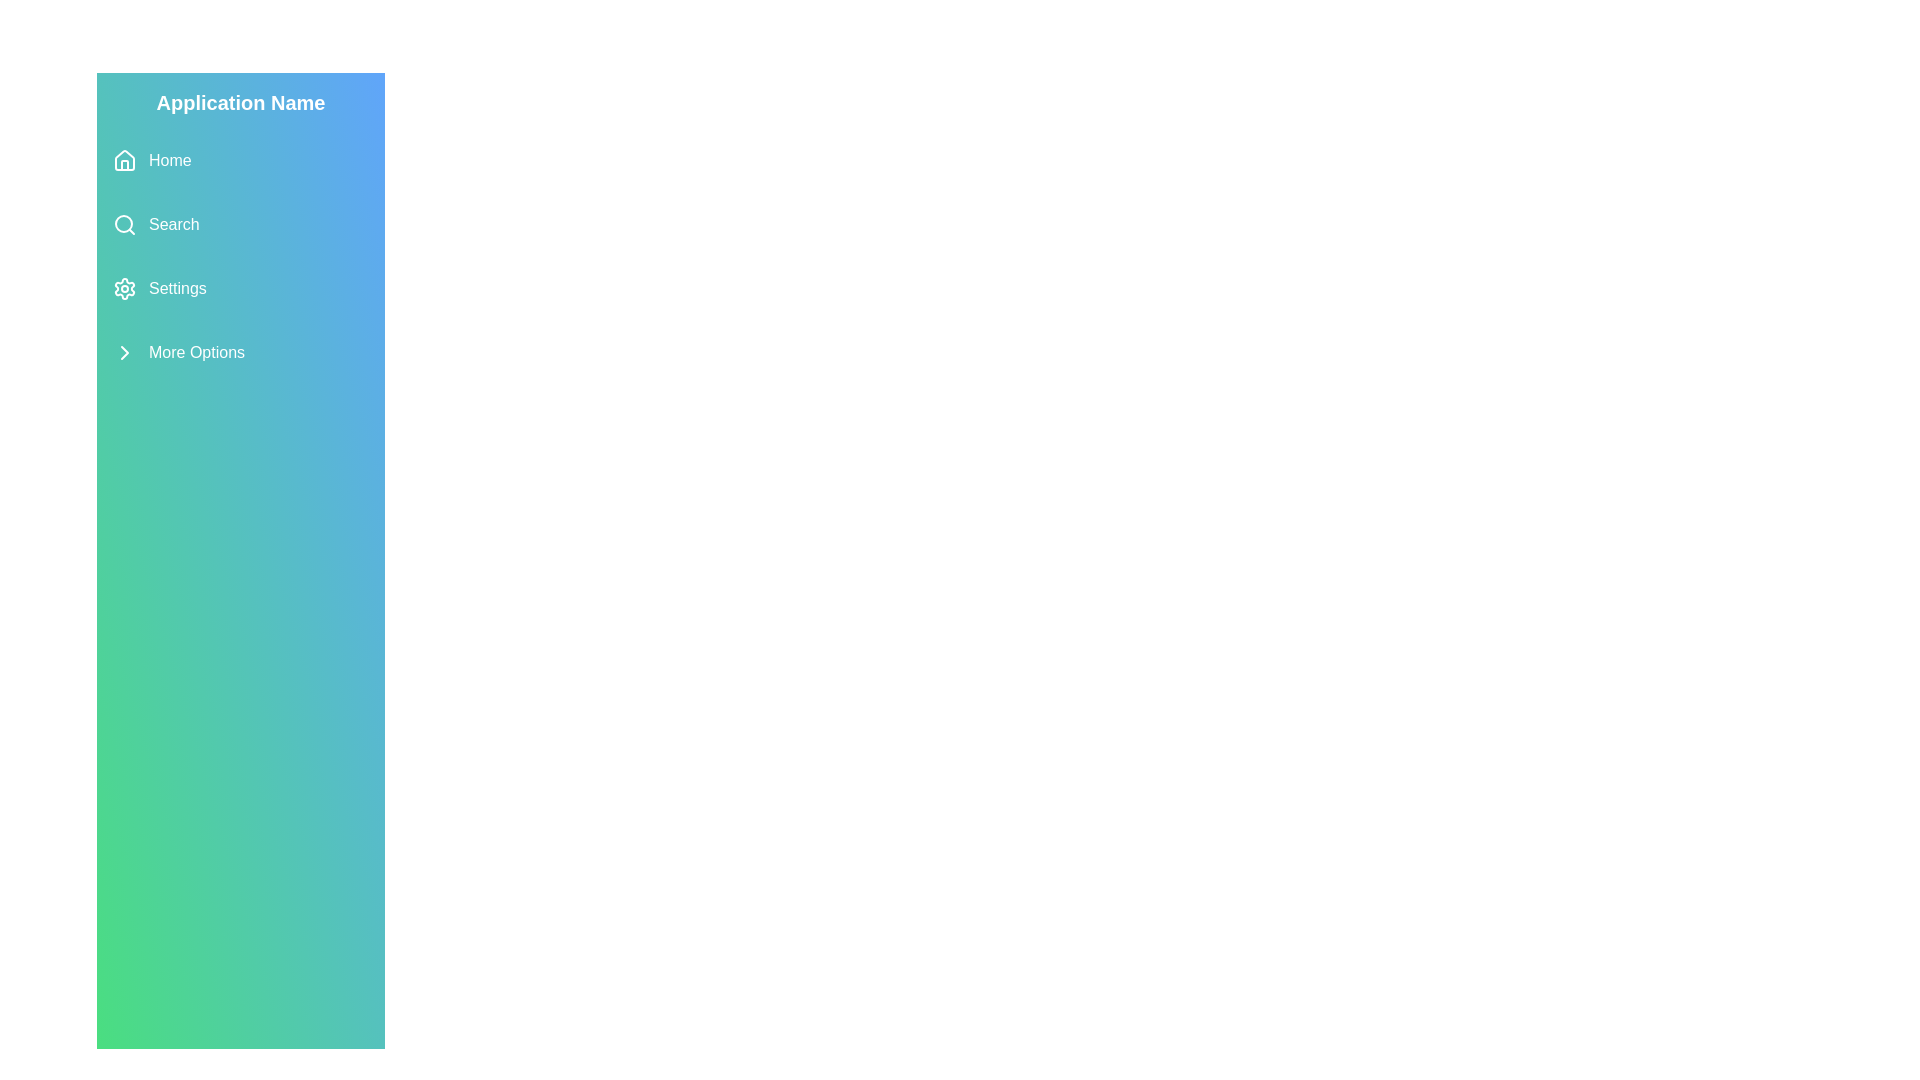 Image resolution: width=1920 pixels, height=1080 pixels. What do you see at coordinates (240, 103) in the screenshot?
I see `the title text 'Application Name' to inspect its properties` at bounding box center [240, 103].